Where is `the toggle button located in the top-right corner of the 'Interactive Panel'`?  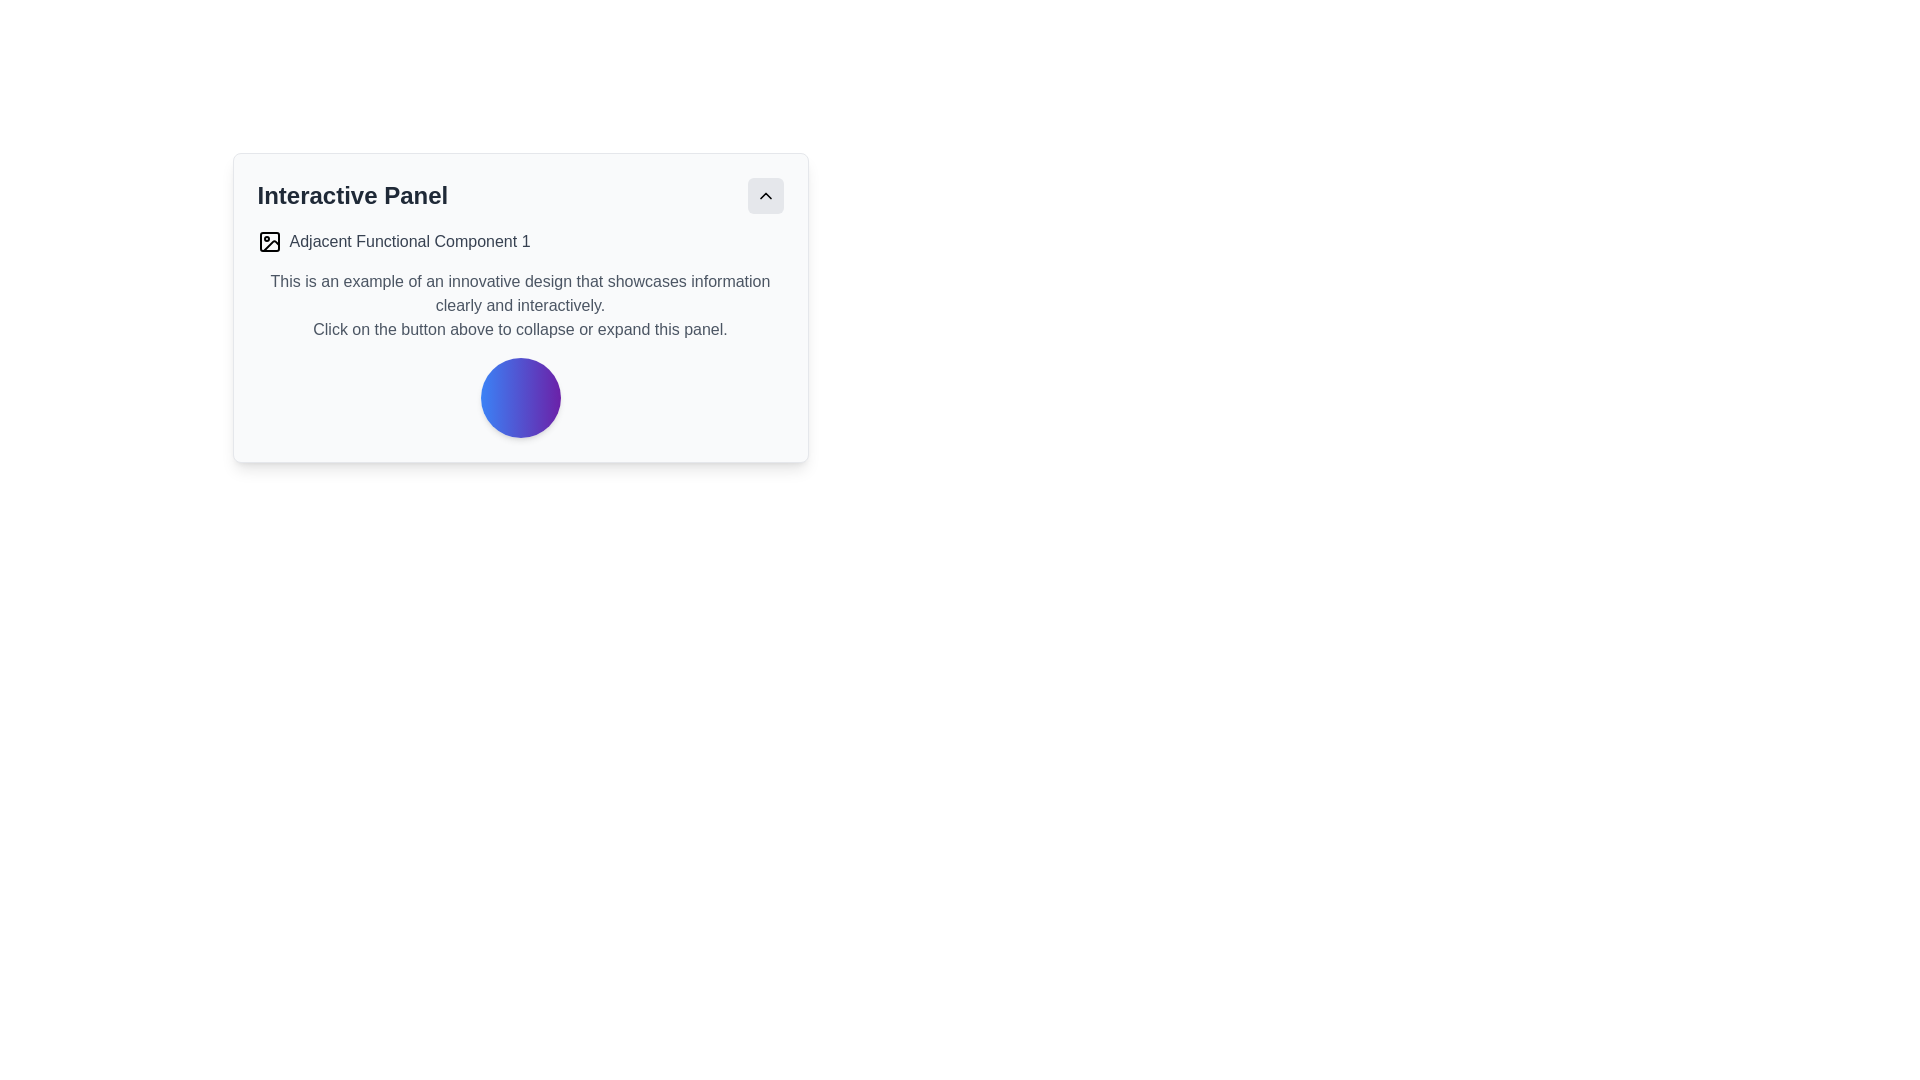 the toggle button located in the top-right corner of the 'Interactive Panel' is located at coordinates (764, 196).